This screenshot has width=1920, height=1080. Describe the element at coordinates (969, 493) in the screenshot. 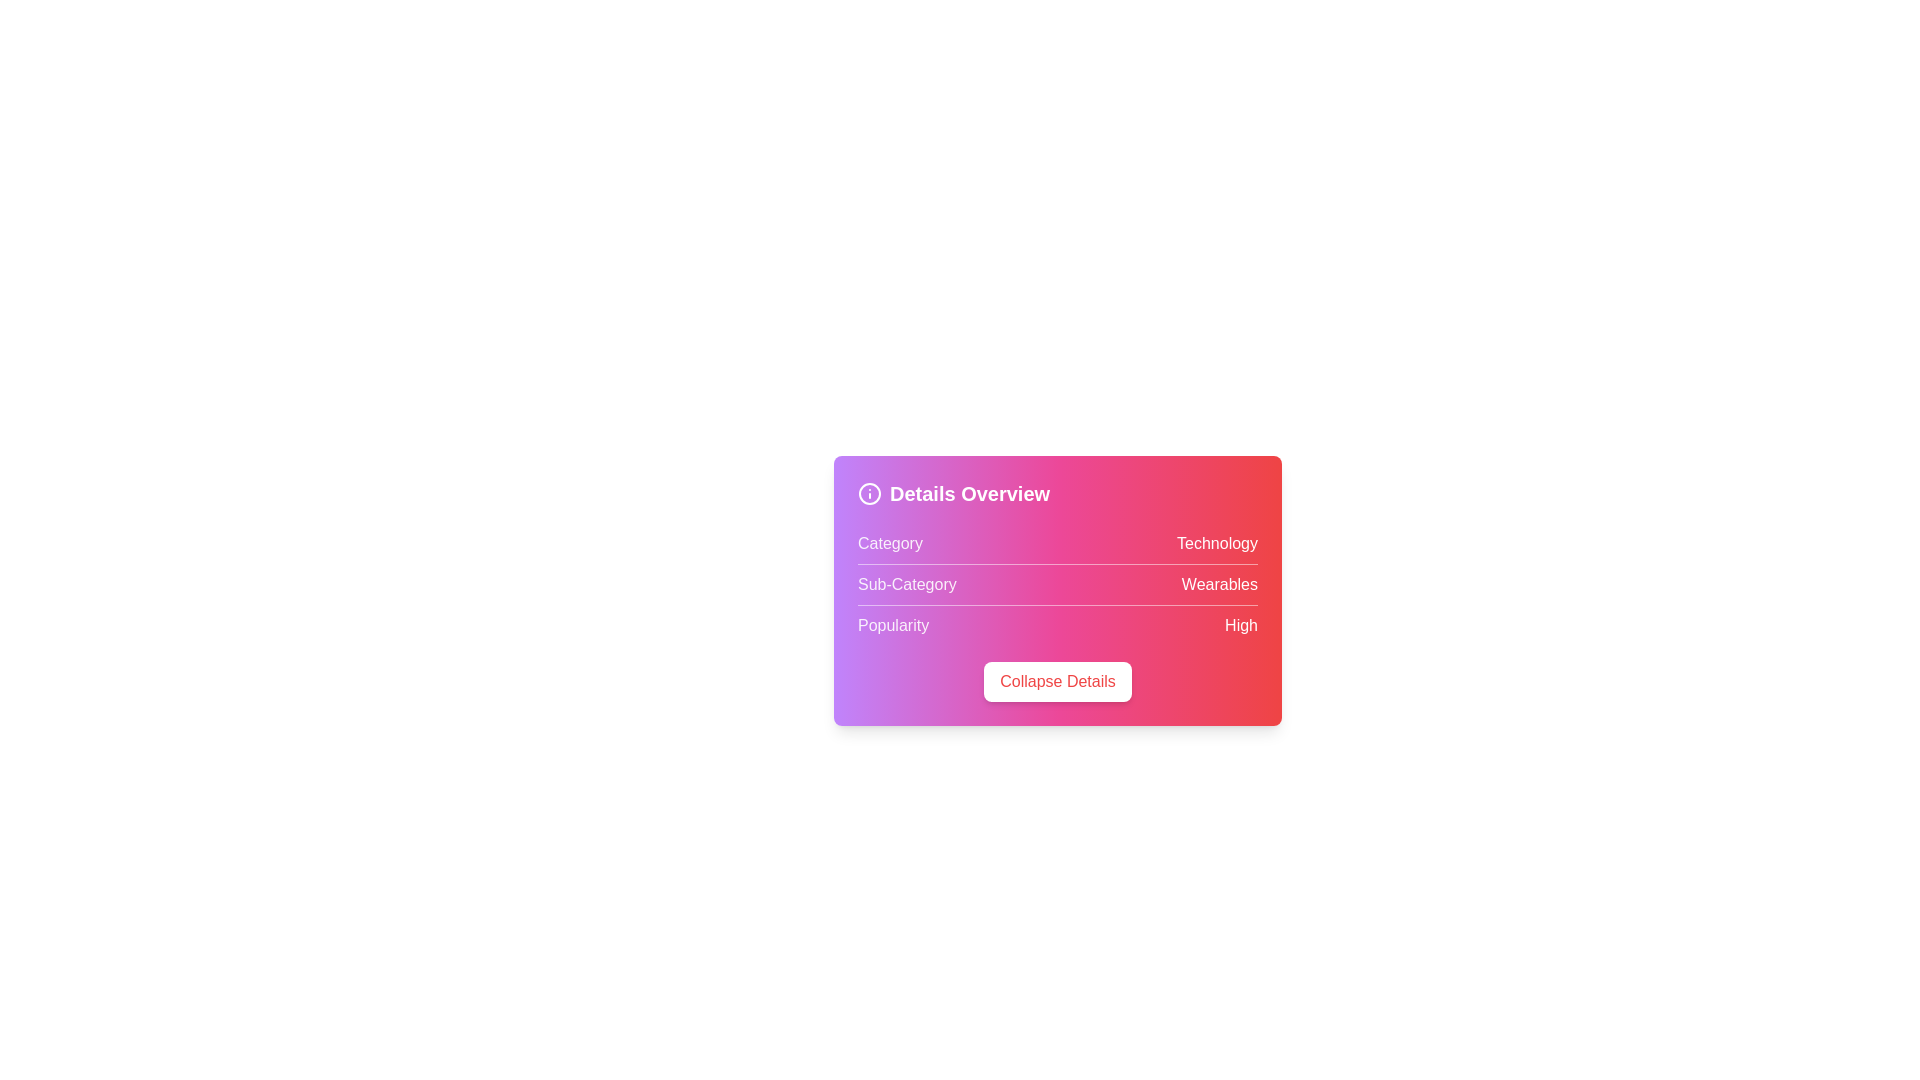

I see `text label that serves as the header for the informational card, located to the right of the circular info icon at the top-left corner of the card layout` at that location.